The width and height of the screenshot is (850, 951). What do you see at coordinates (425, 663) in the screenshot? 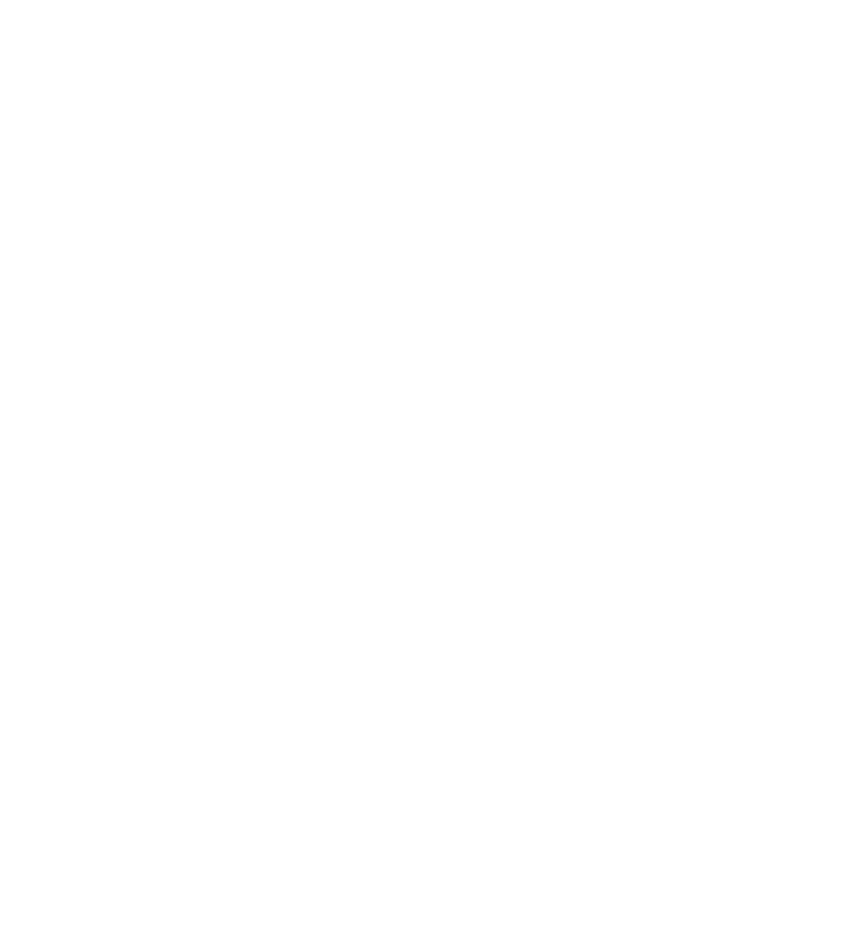
I see `'Advertise'` at bounding box center [425, 663].